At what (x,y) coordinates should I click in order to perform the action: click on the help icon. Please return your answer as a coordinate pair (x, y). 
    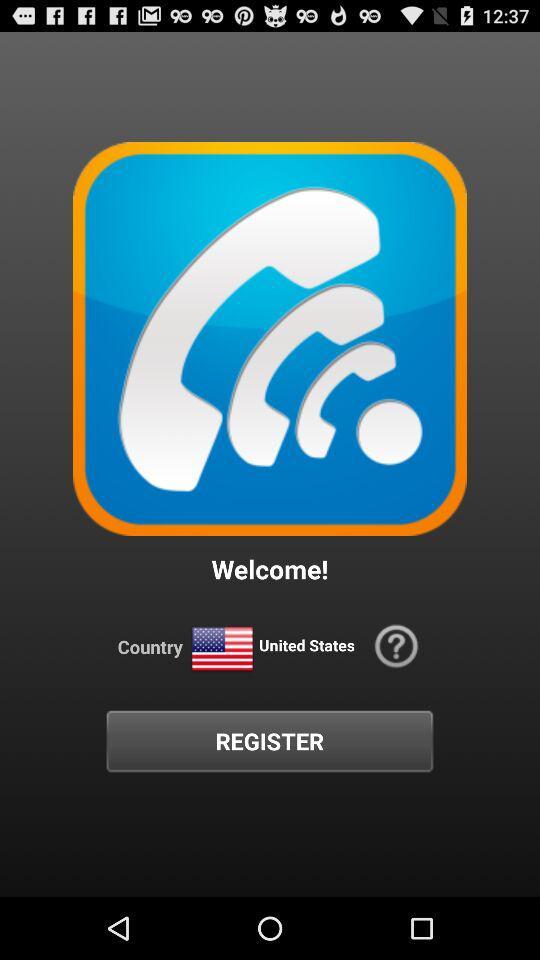
    Looking at the image, I should click on (396, 692).